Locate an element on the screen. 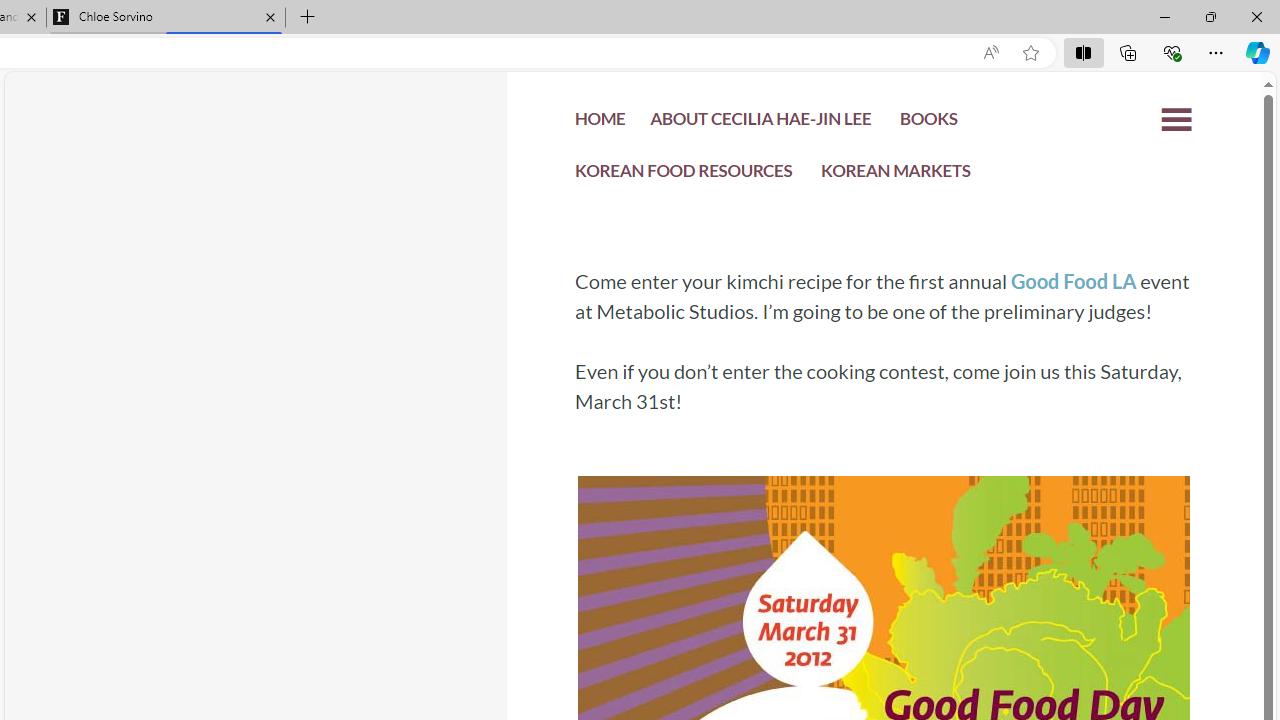 Image resolution: width=1280 pixels, height=720 pixels. 'ABOUT CECILIA HAE-JIN LEE' is located at coordinates (759, 124).